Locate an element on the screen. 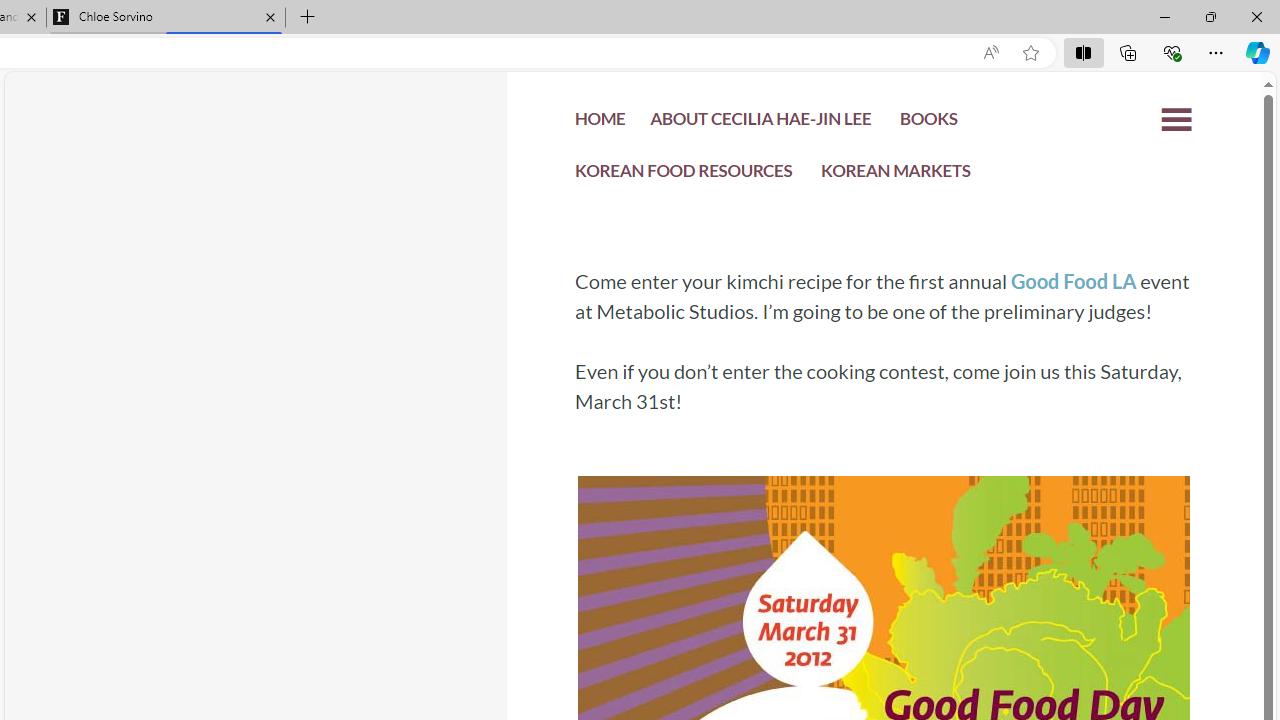 Image resolution: width=1280 pixels, height=720 pixels. 'ABOUT CECILIA HAE-JIN LEE' is located at coordinates (759, 124).